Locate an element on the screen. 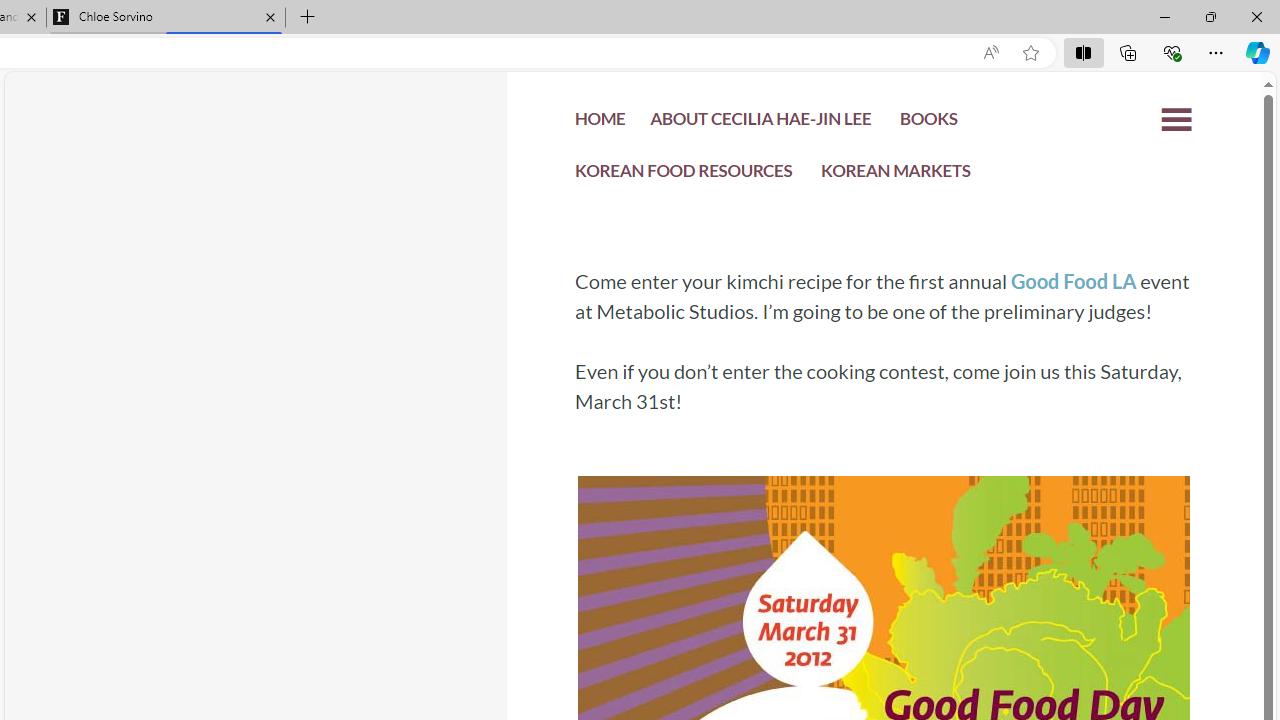 Image resolution: width=1280 pixels, height=720 pixels. 'ABOUT CECILIA HAE-JIN LEE' is located at coordinates (759, 124).